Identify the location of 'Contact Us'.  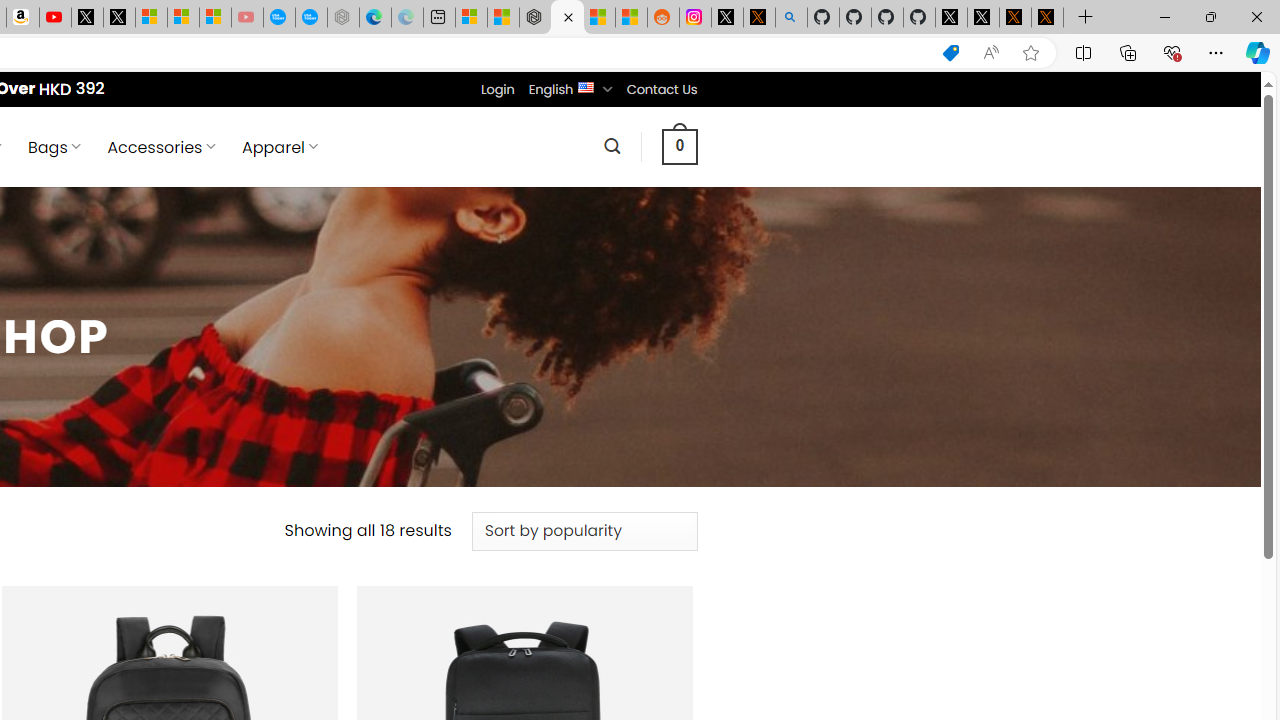
(661, 88).